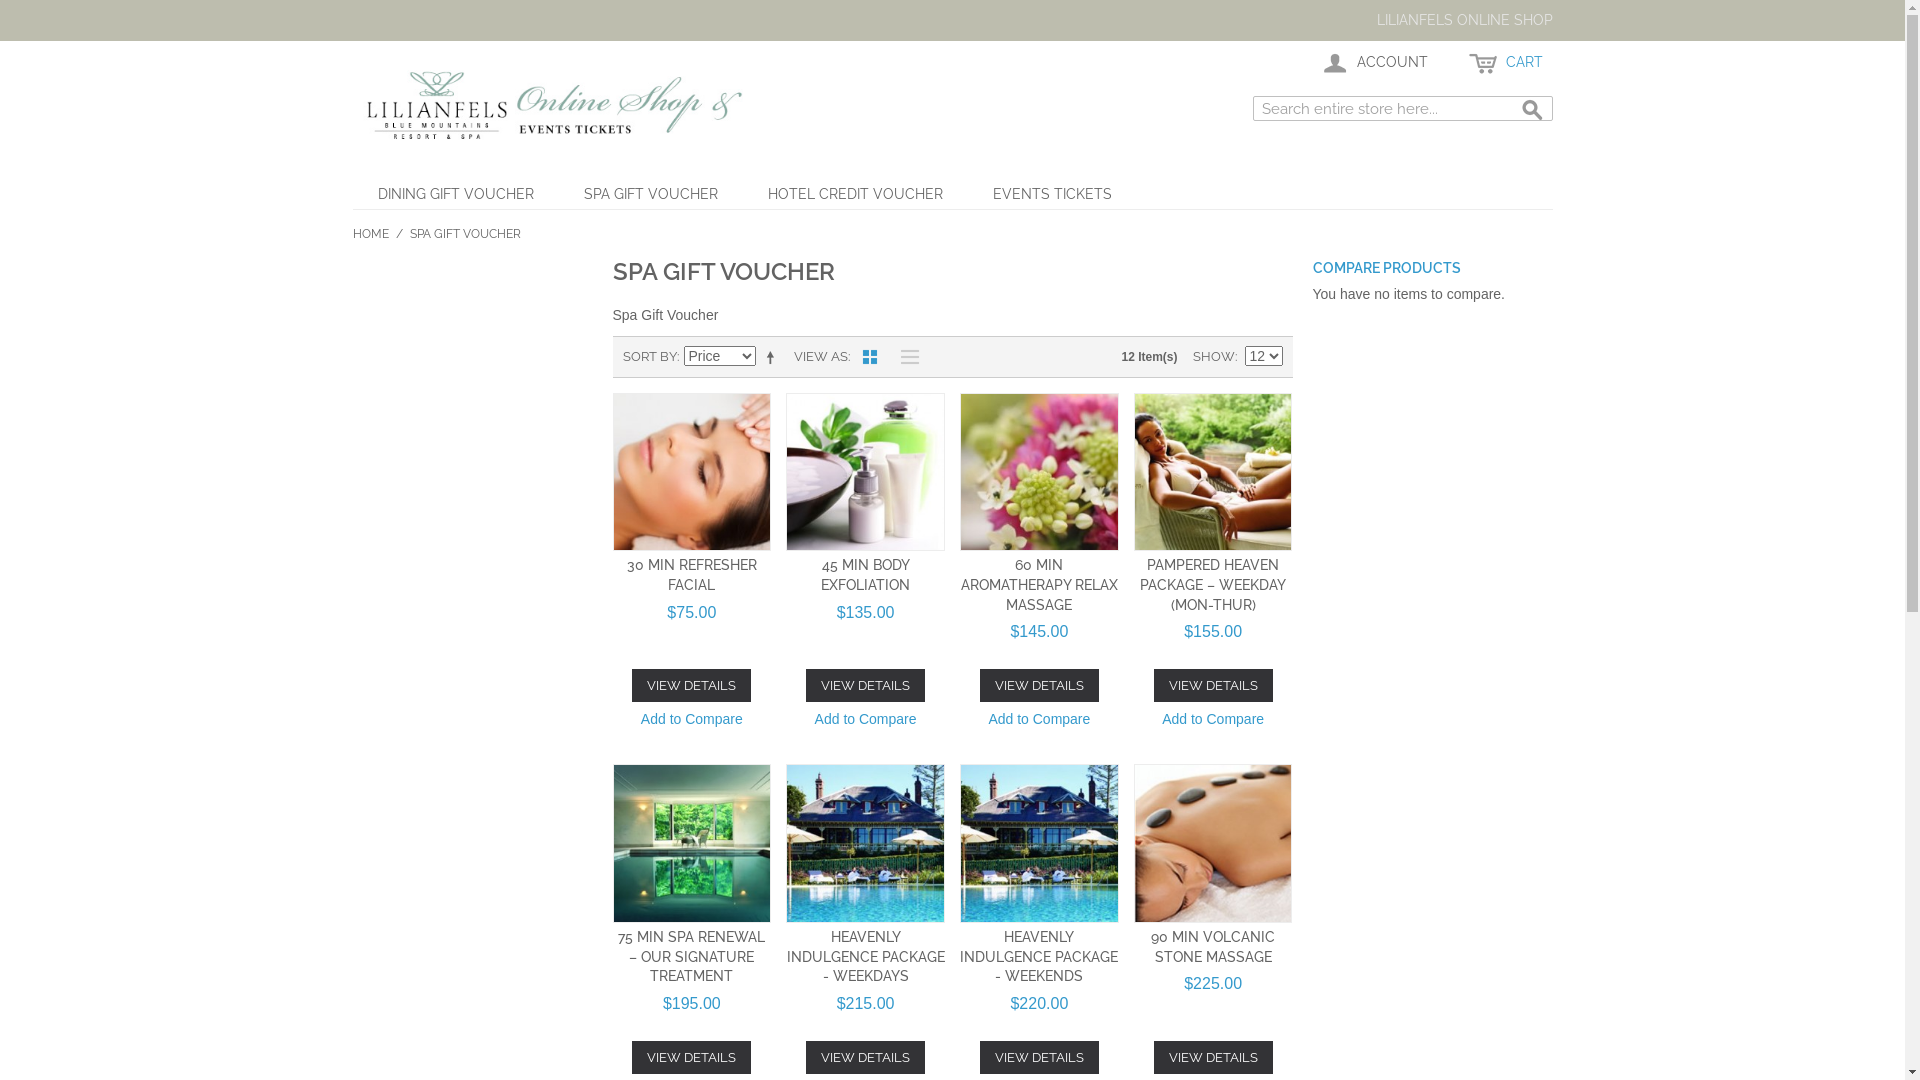 The height and width of the screenshot is (1080, 1920). Describe the element at coordinates (369, 233) in the screenshot. I see `'HOME'` at that location.